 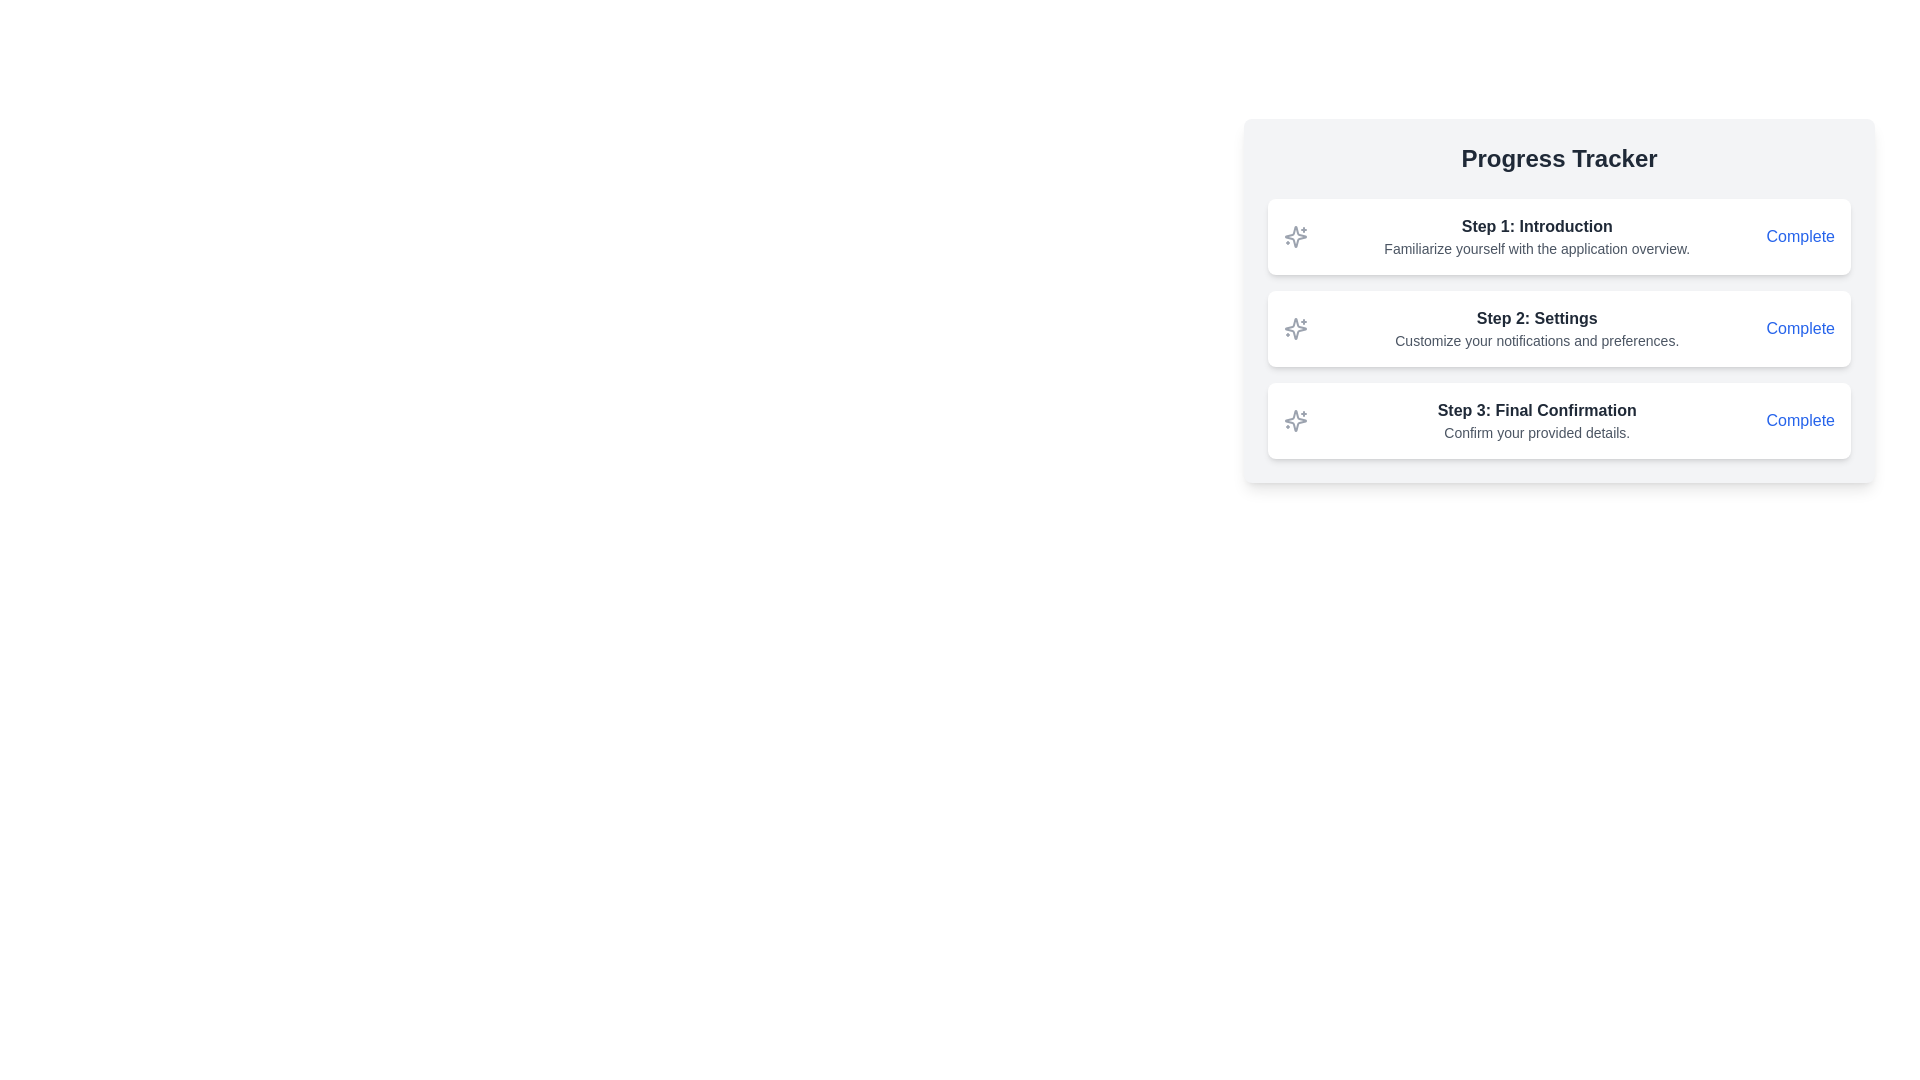 I want to click on text from the Text label element displaying 'Step 1: Introduction' in bold gray font, which is the first step in the progress tracker interface, so click(x=1536, y=226).